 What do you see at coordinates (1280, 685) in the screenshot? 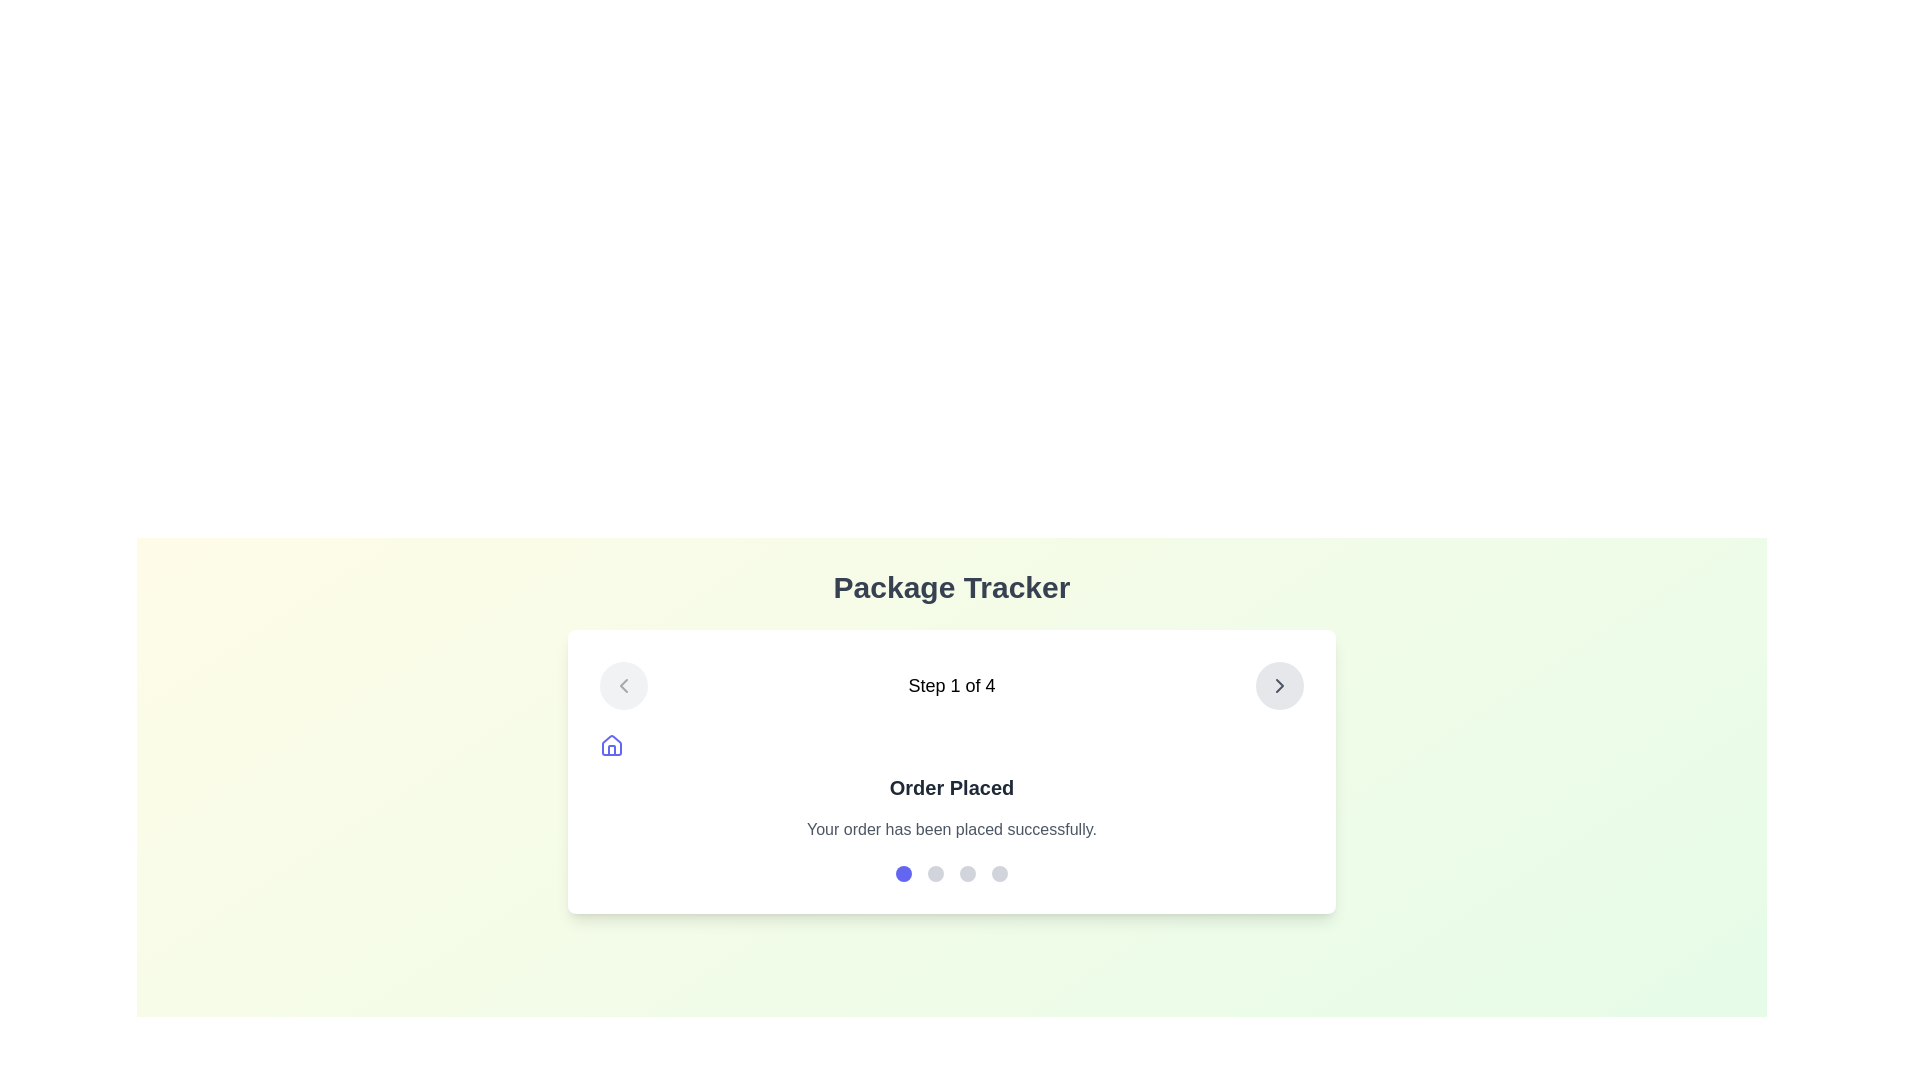
I see `the circular button with a gray background and right-pointing chevron icon to activate its visual hover effect` at bounding box center [1280, 685].